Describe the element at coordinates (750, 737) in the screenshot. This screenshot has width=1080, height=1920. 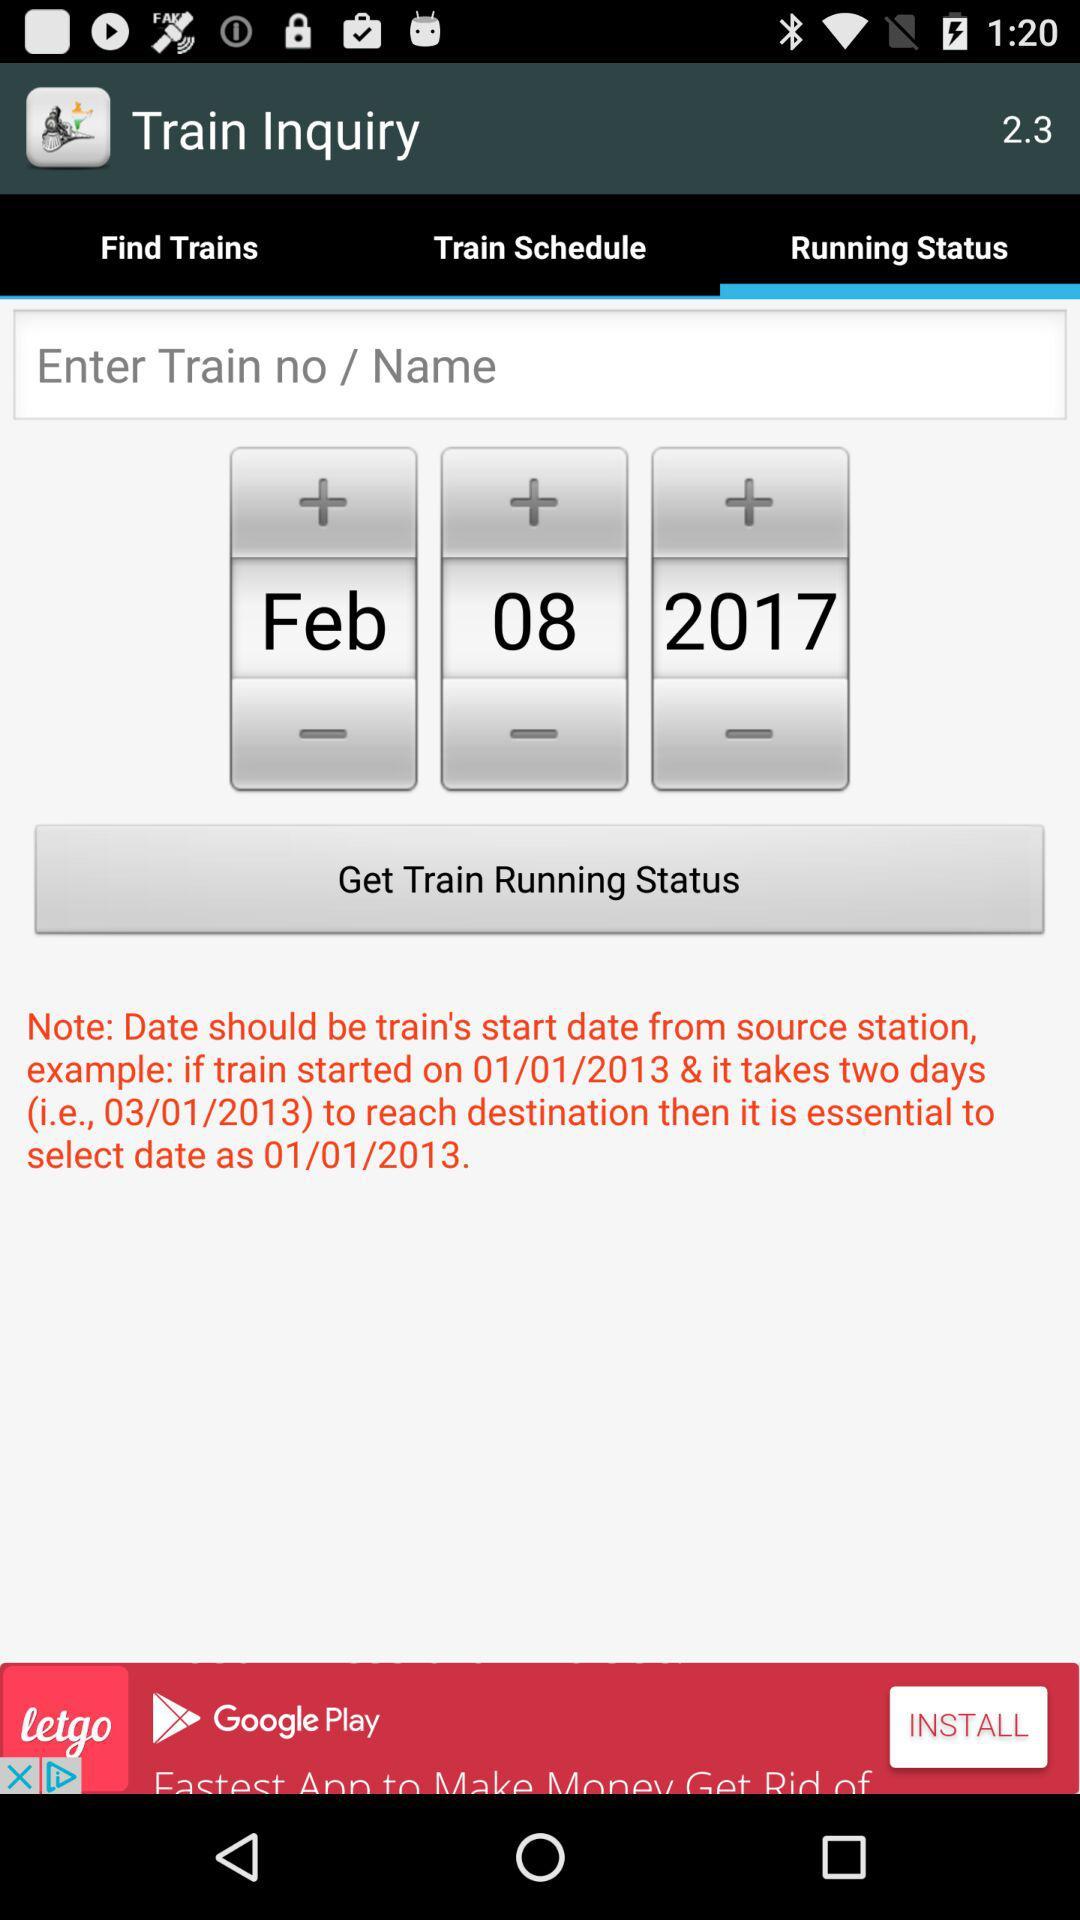
I see `the minus button below 2017` at that location.